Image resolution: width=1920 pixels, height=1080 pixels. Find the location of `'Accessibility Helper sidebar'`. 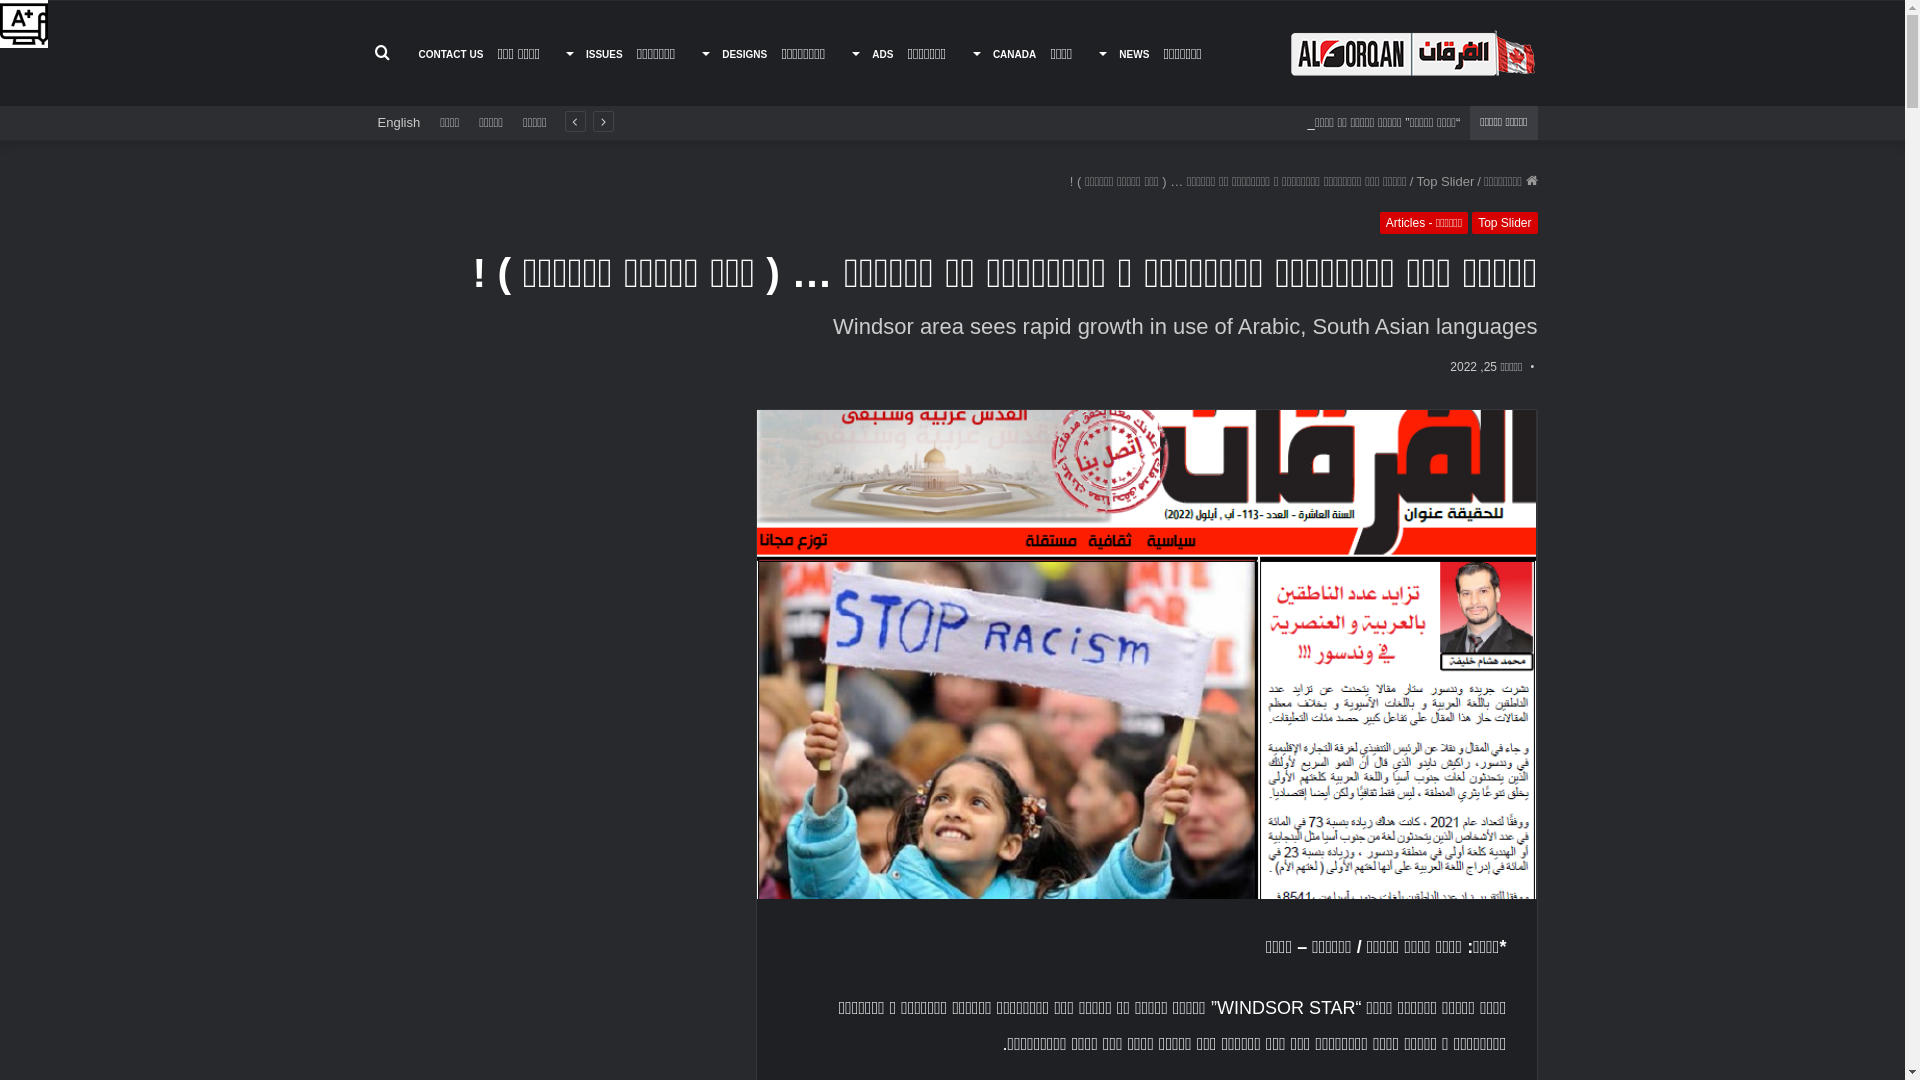

'Accessibility Helper sidebar' is located at coordinates (24, 23).